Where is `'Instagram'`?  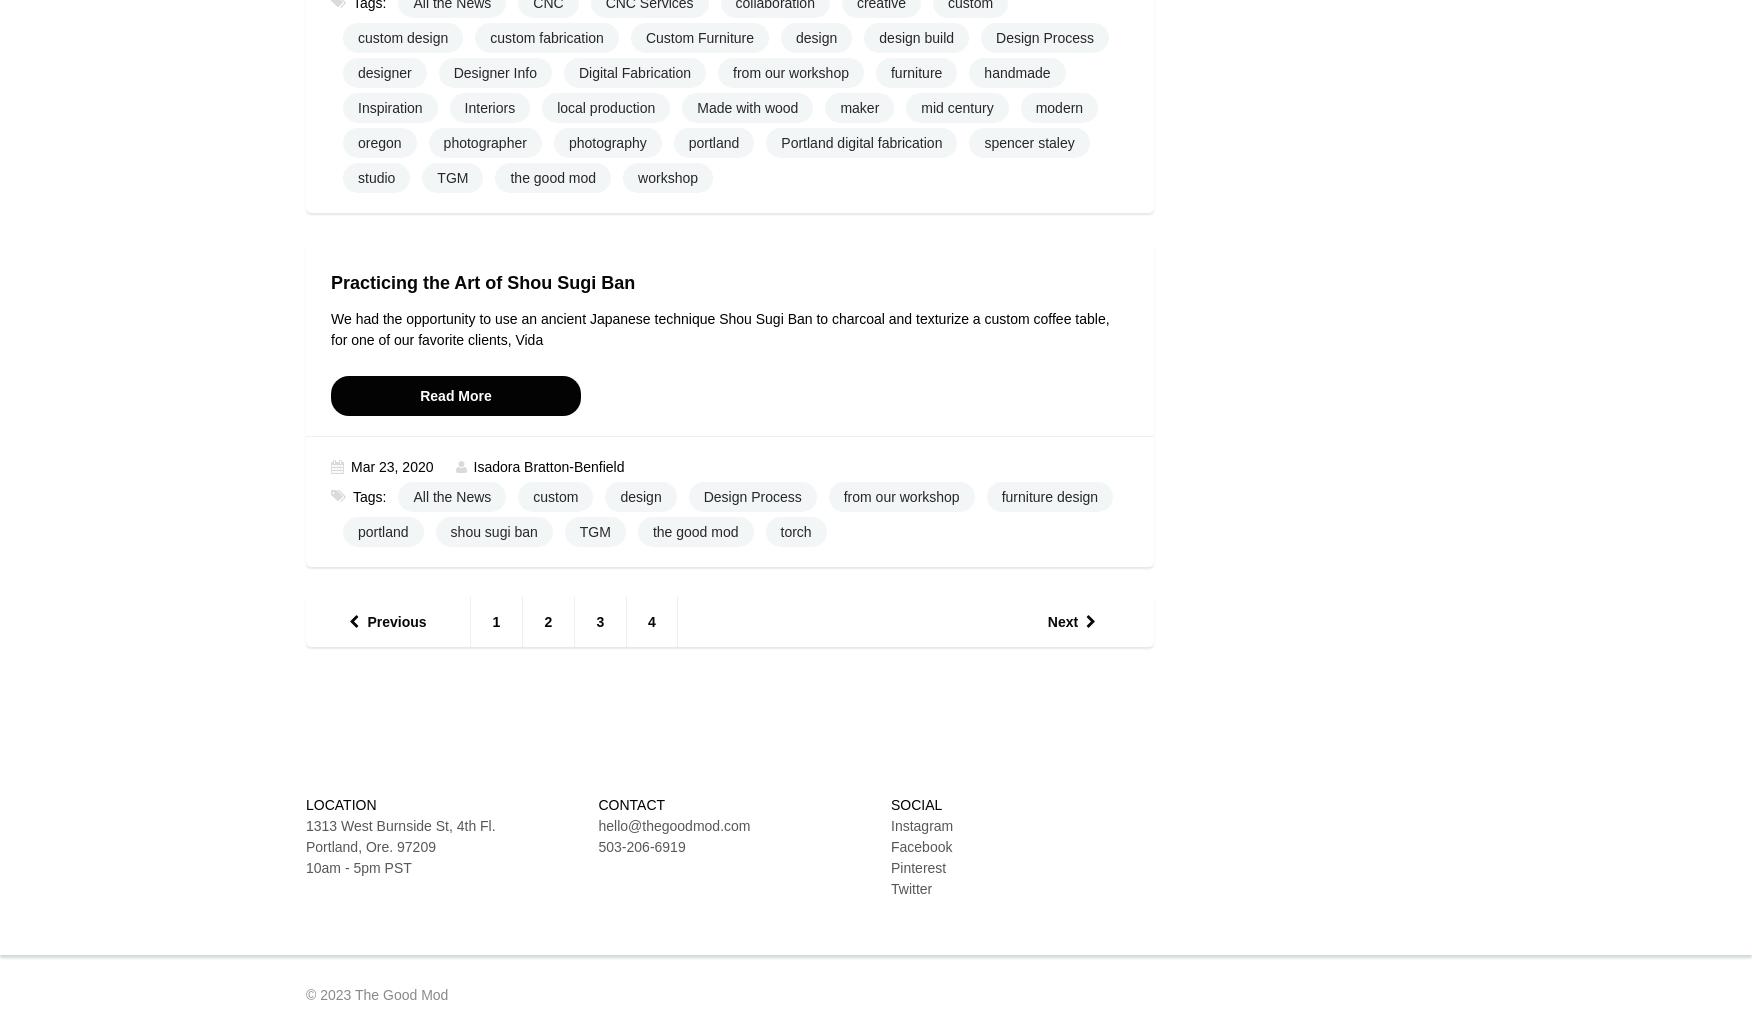
'Instagram' is located at coordinates (922, 824).